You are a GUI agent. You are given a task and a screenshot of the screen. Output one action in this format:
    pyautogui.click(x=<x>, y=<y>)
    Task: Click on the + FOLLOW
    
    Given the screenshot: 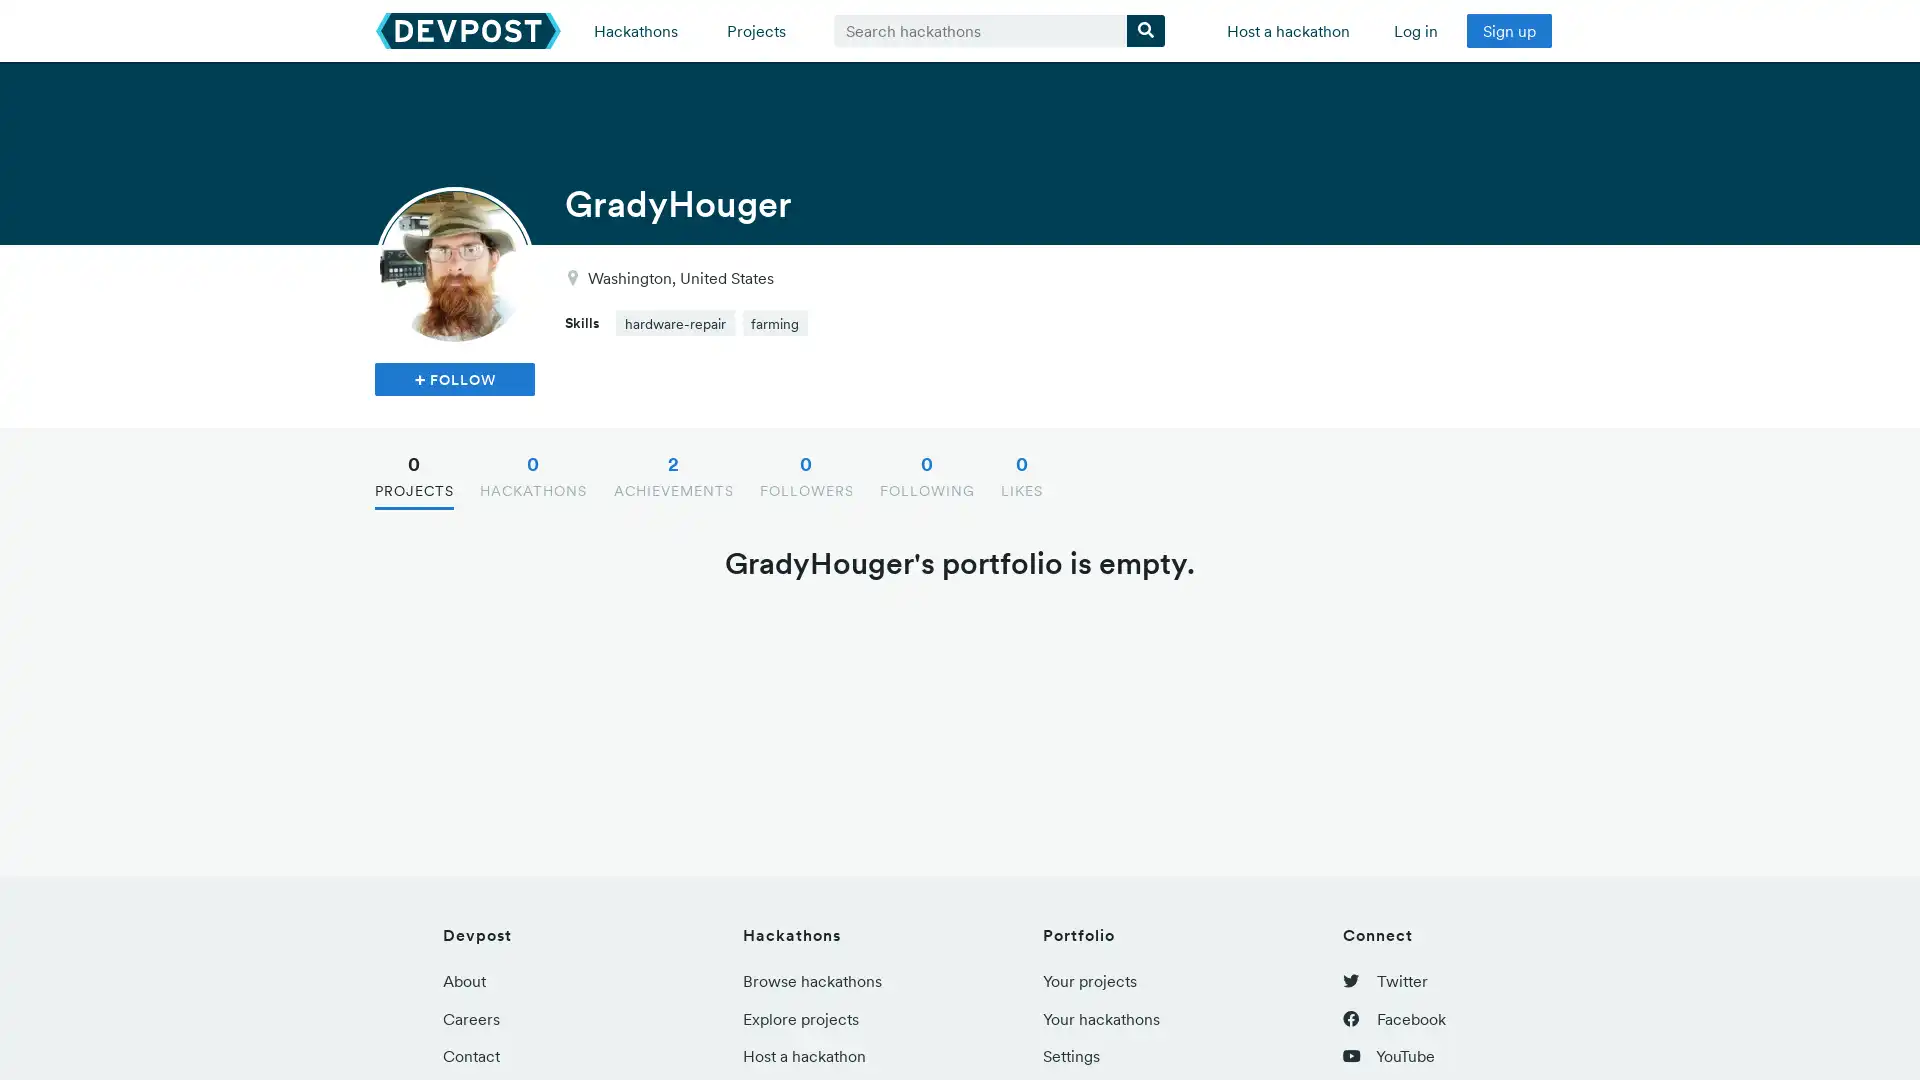 What is the action you would take?
    pyautogui.click(x=454, y=378)
    